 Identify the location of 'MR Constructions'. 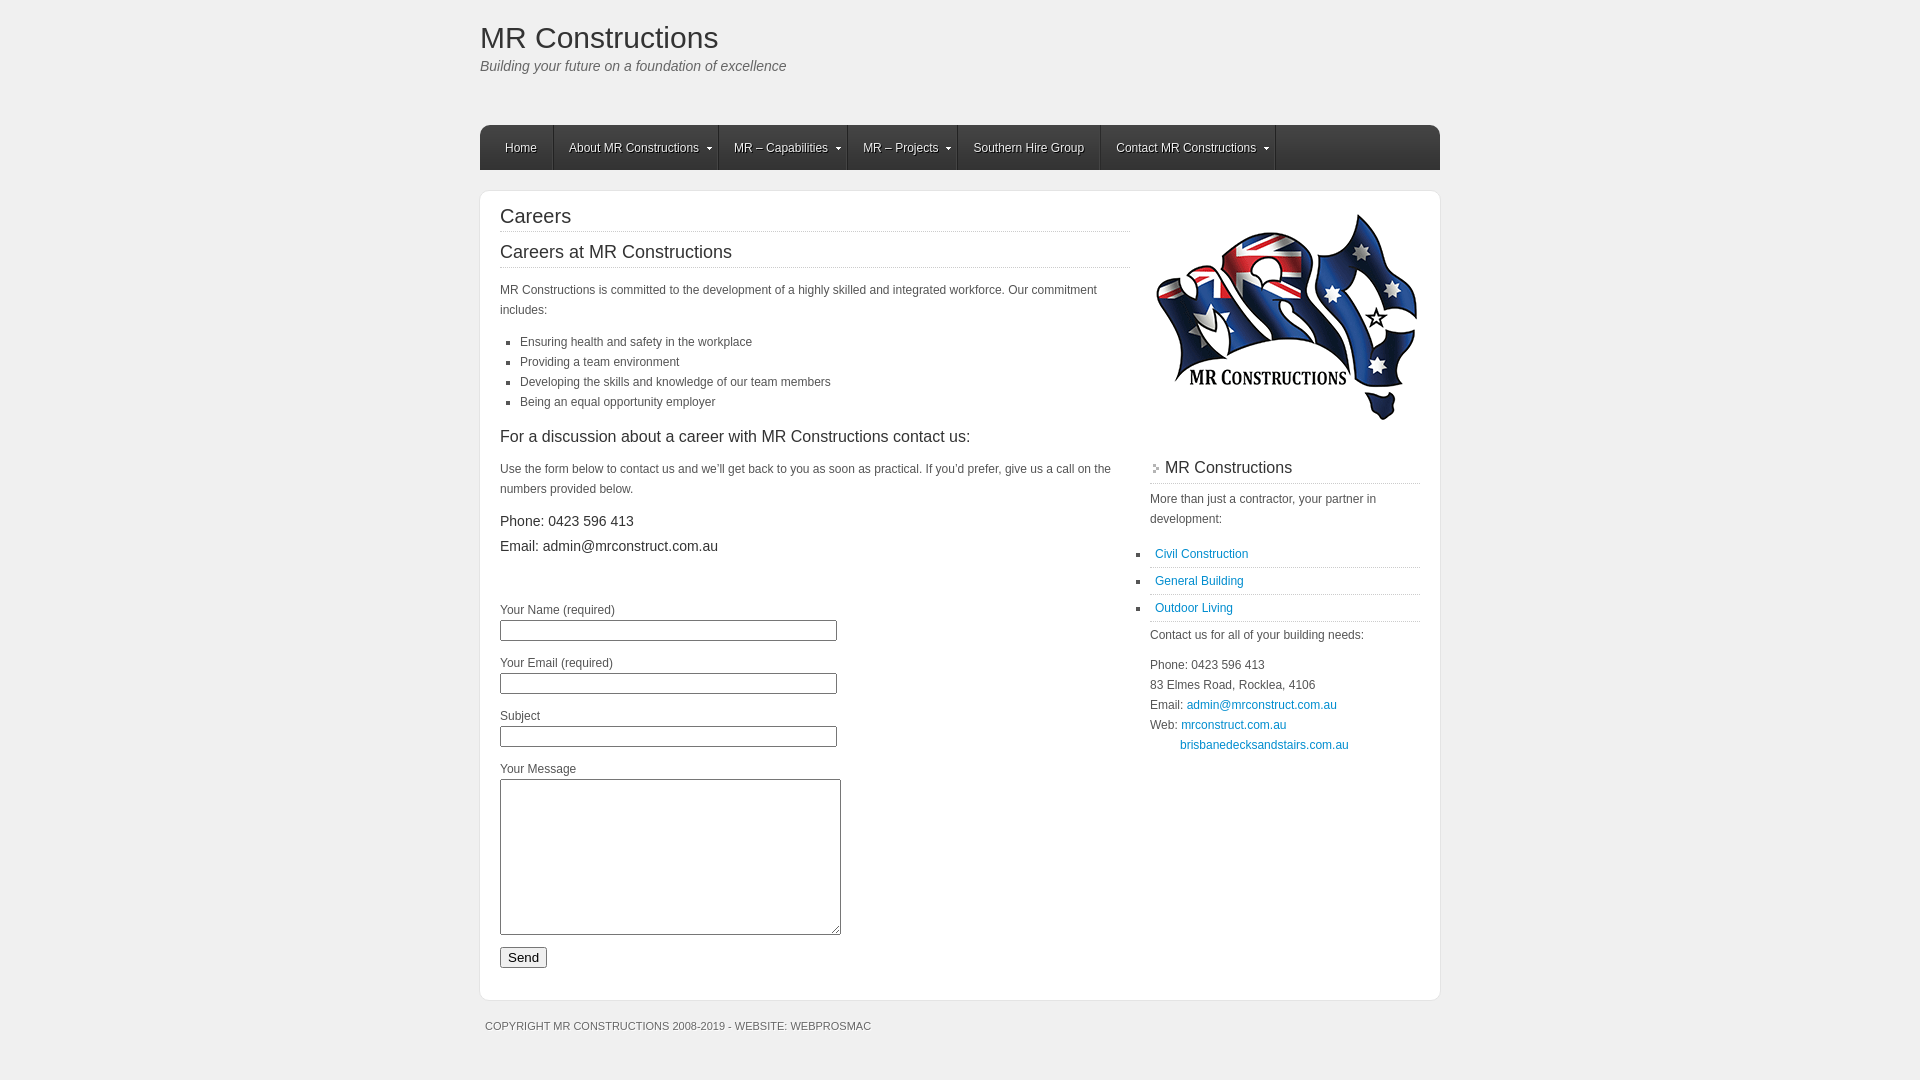
(598, 37).